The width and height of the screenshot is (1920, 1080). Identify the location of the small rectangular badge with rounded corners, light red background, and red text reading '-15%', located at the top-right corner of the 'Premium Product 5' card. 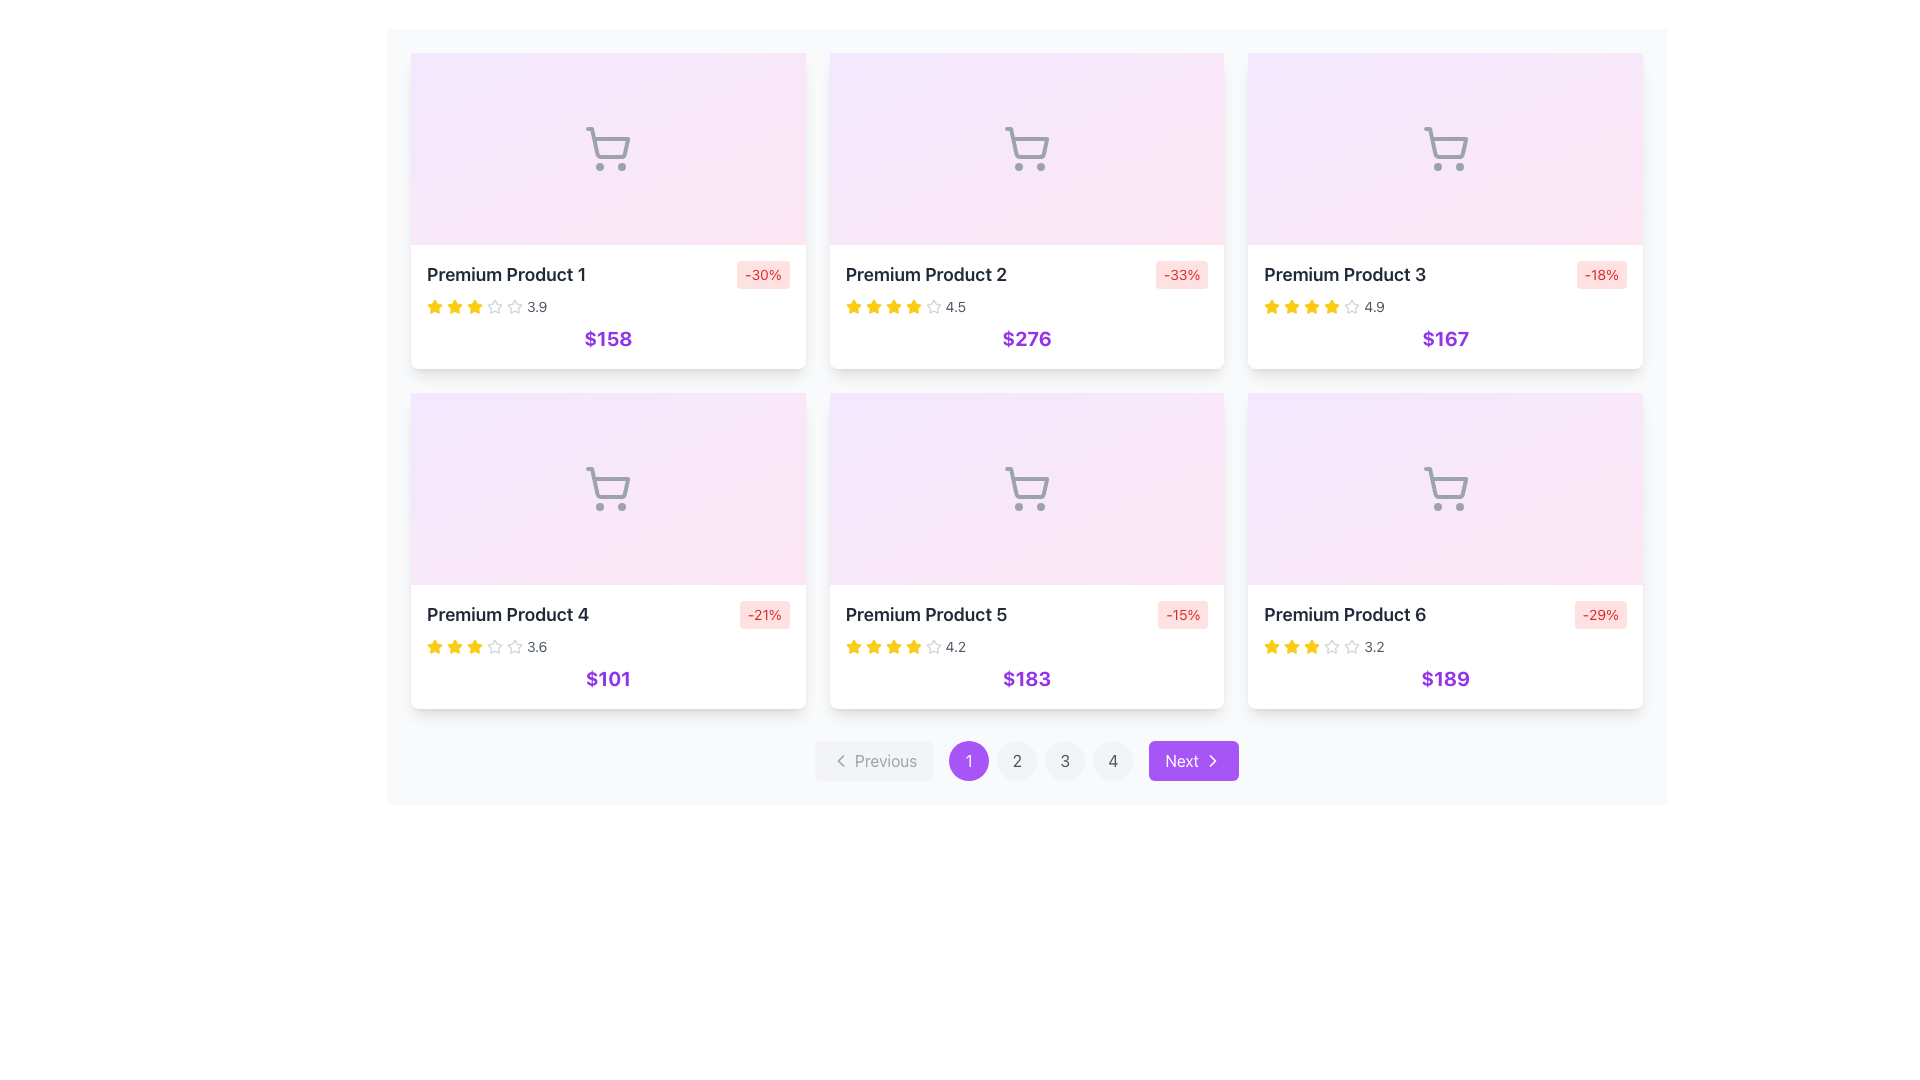
(1183, 613).